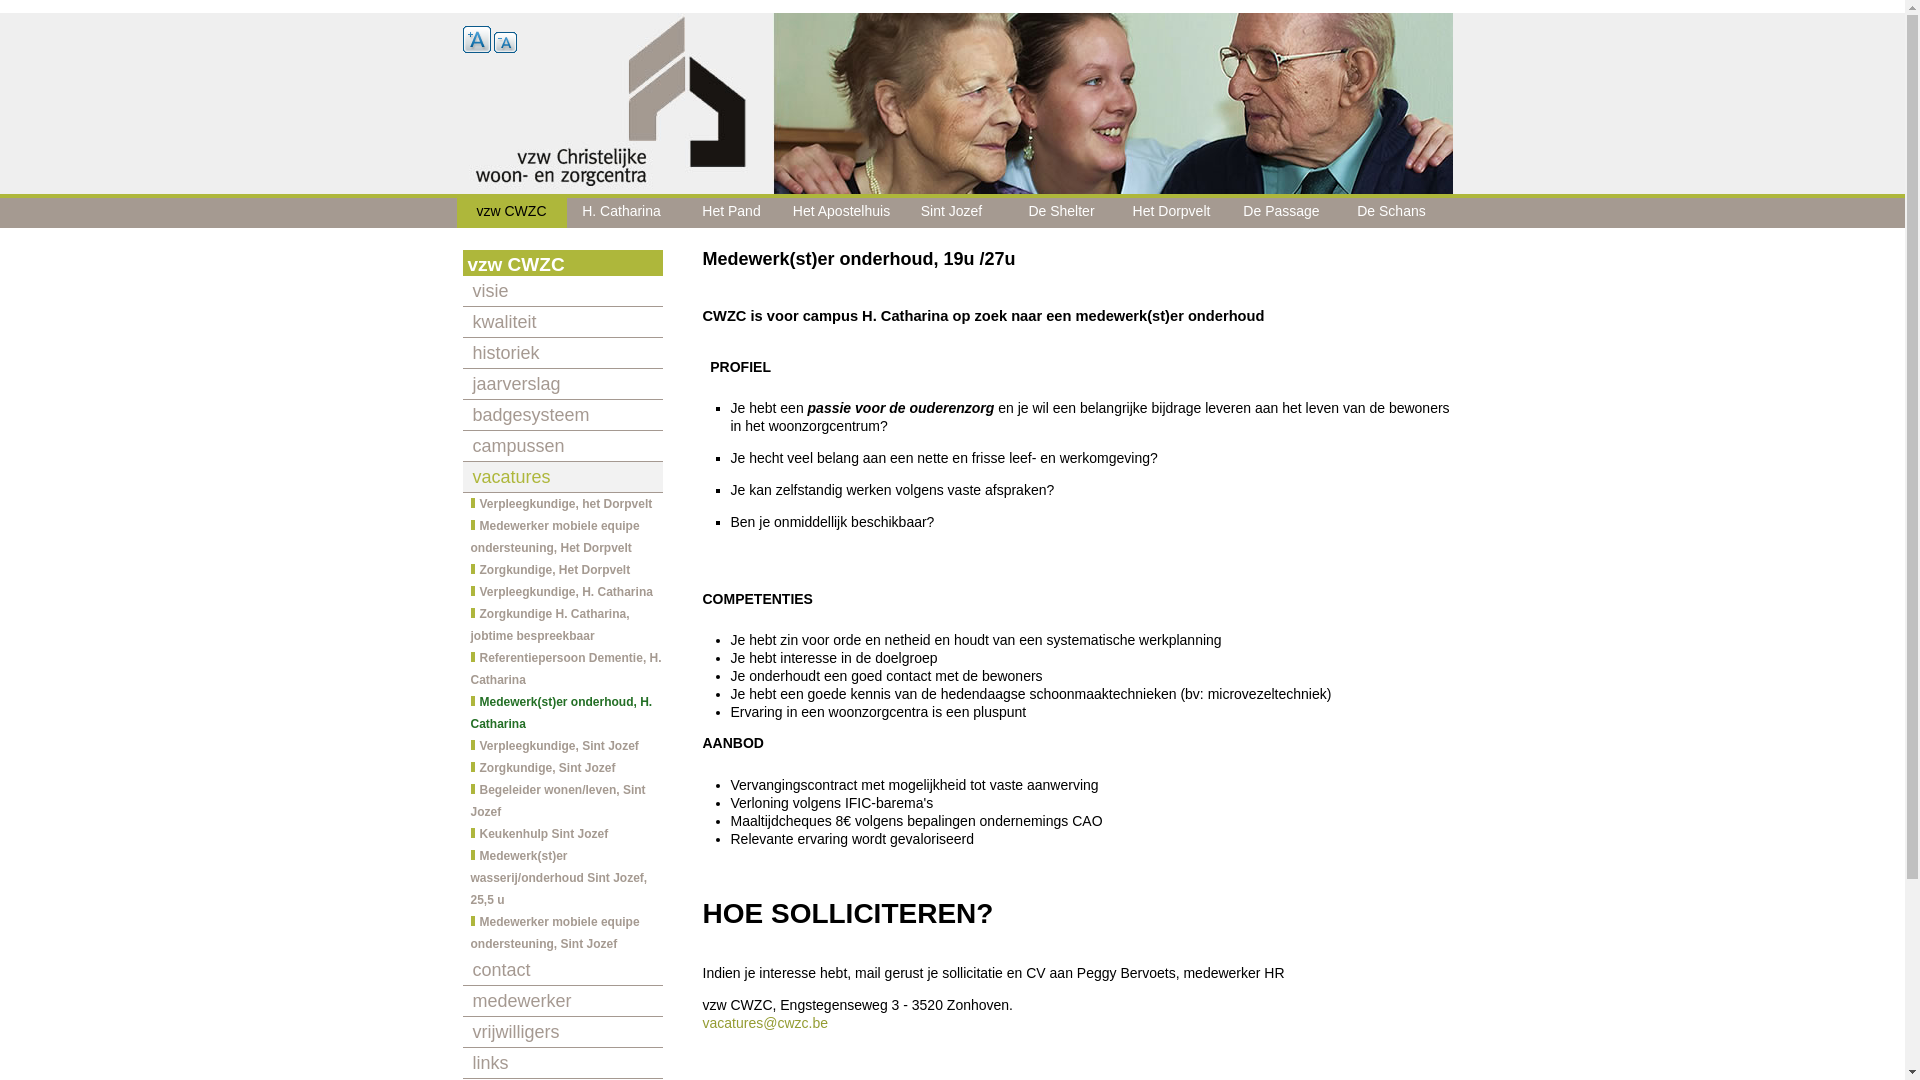 Image resolution: width=1920 pixels, height=1080 pixels. I want to click on 'Het Dorpvelt', so click(1171, 211).